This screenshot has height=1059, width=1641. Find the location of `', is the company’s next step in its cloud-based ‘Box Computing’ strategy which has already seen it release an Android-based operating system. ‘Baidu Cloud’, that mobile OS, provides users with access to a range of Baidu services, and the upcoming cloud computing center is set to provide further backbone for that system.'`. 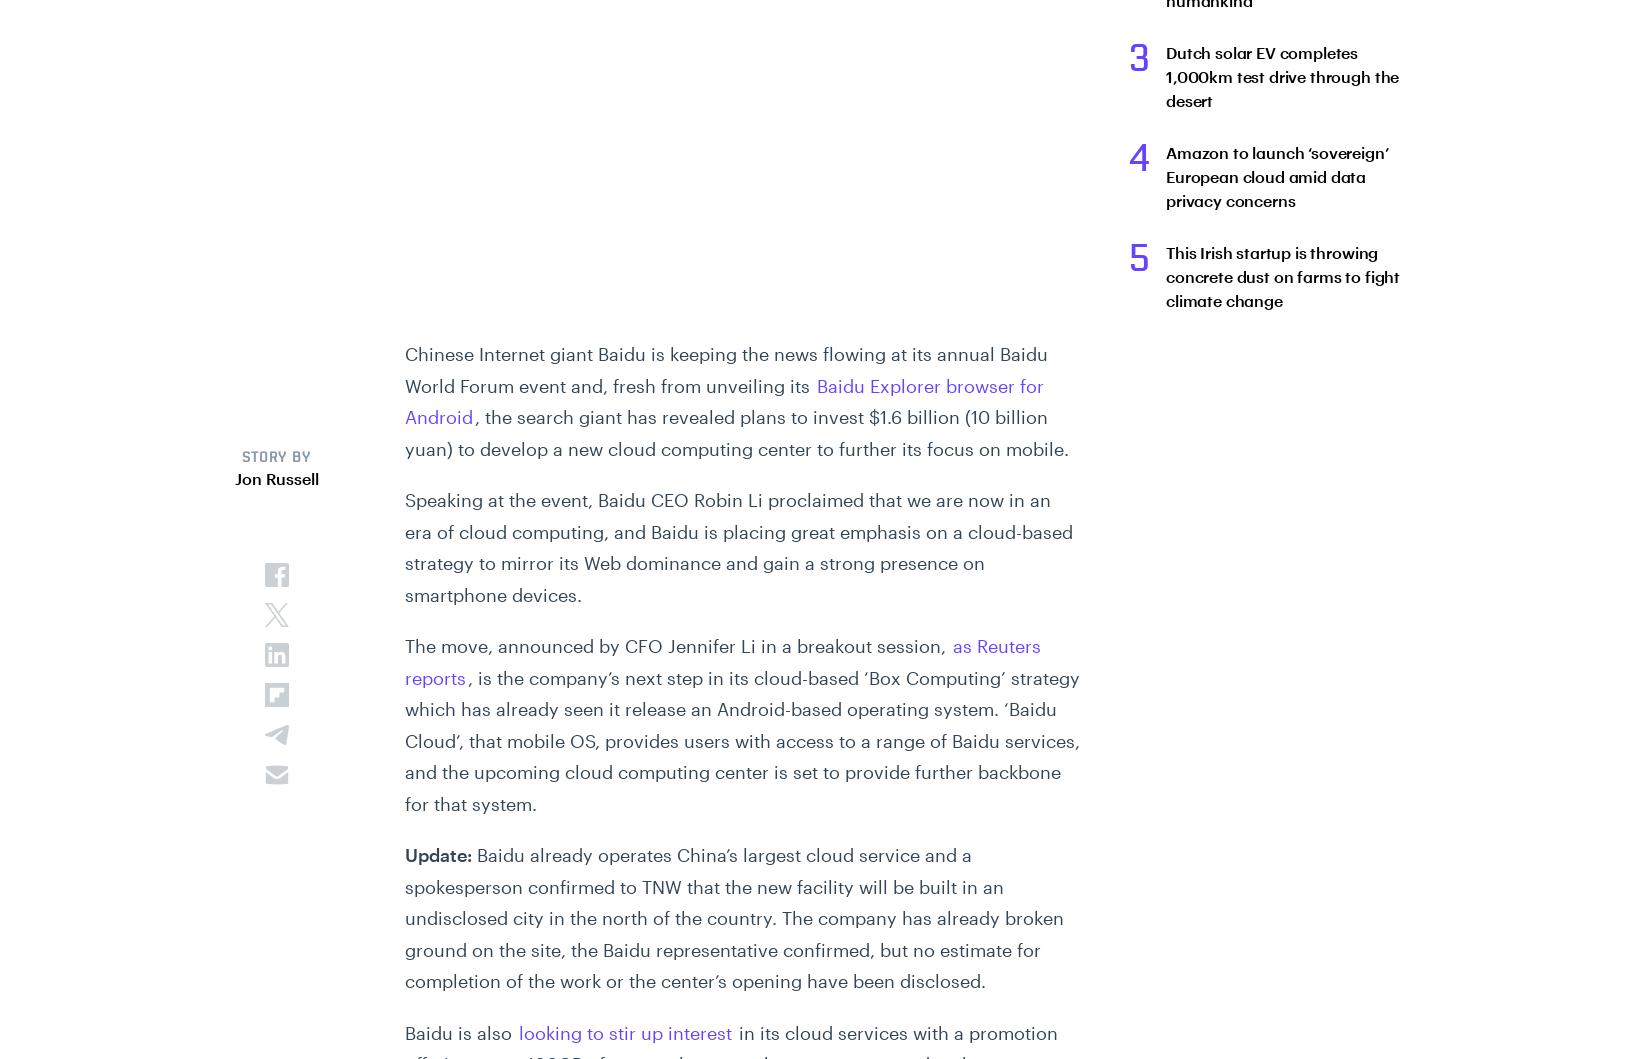

', is the company’s next step in its cloud-based ‘Box Computing’ strategy which has already seen it release an Android-based operating system. ‘Baidu Cloud’, that mobile OS, provides users with access to a range of Baidu services, and the upcoming cloud computing center is set to provide further backbone for that system.' is located at coordinates (740, 740).